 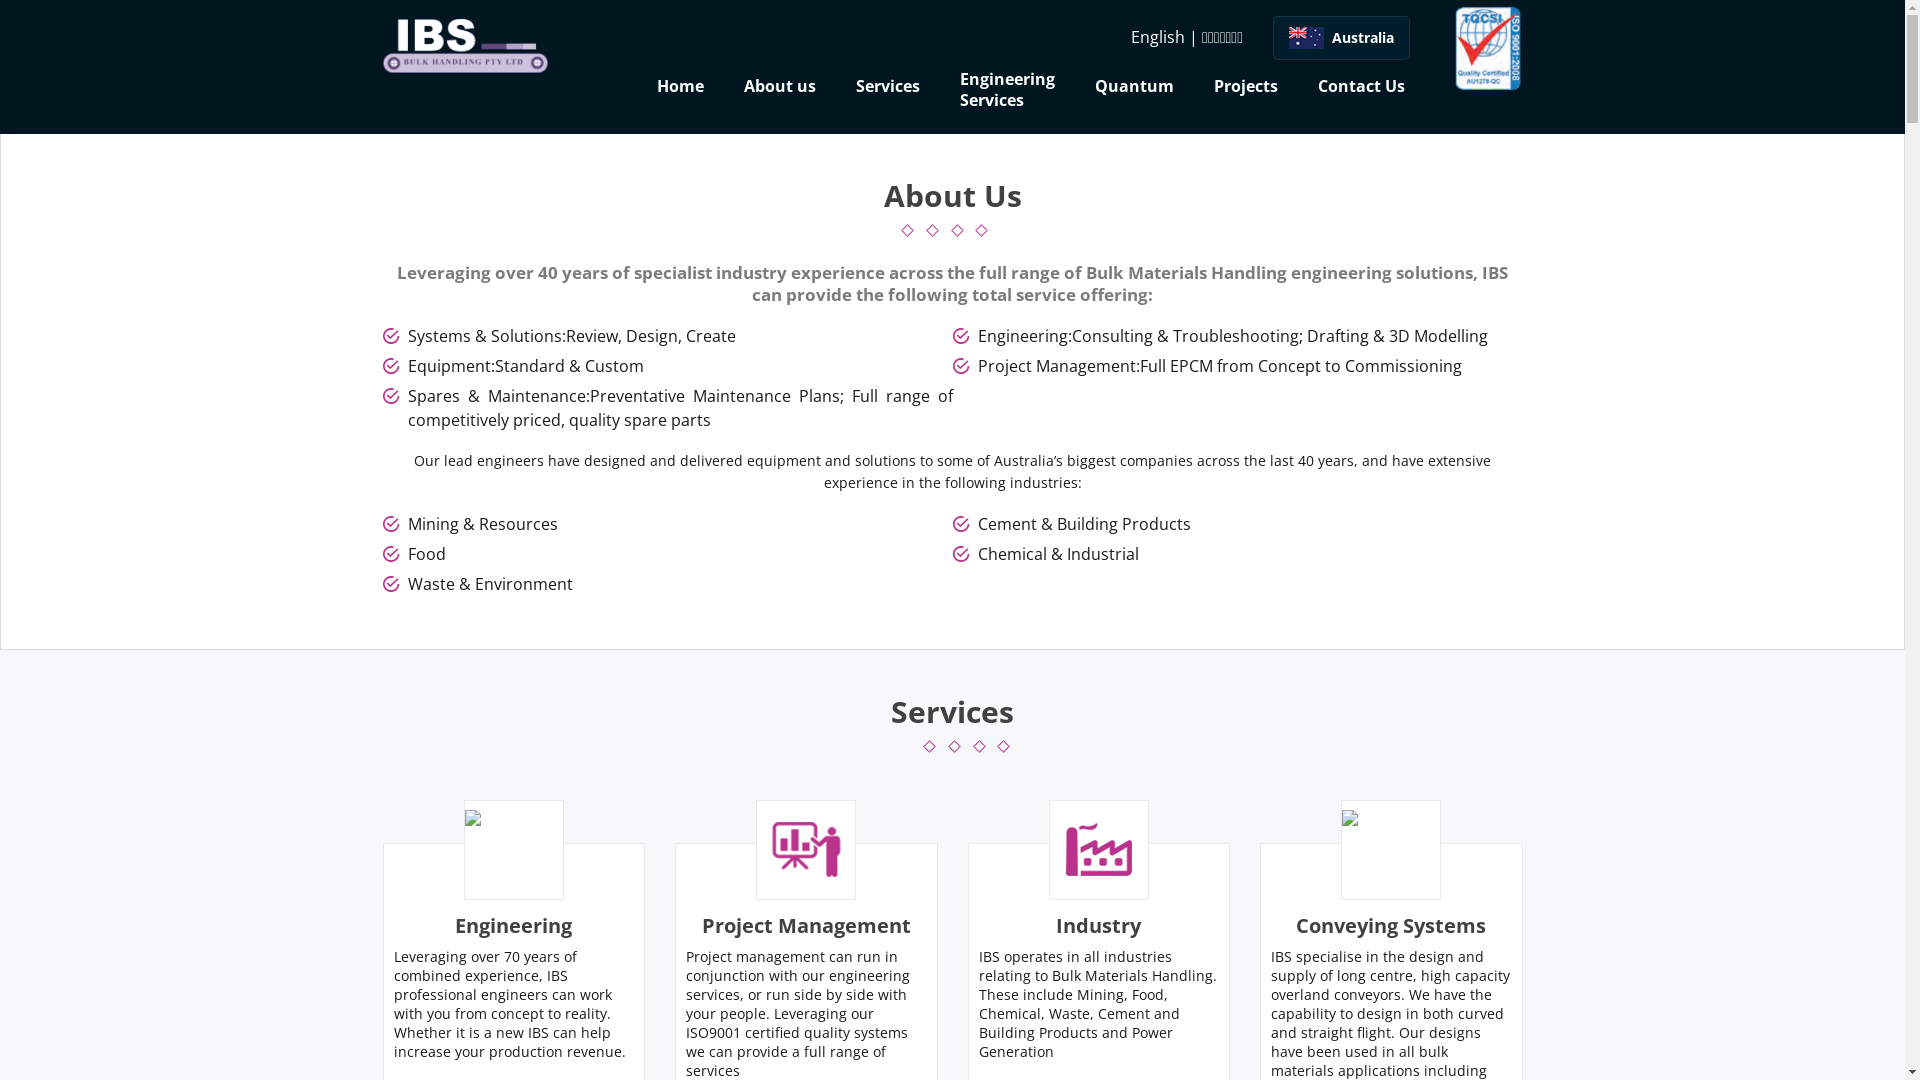 I want to click on 'Contact Us', so click(x=1360, y=87).